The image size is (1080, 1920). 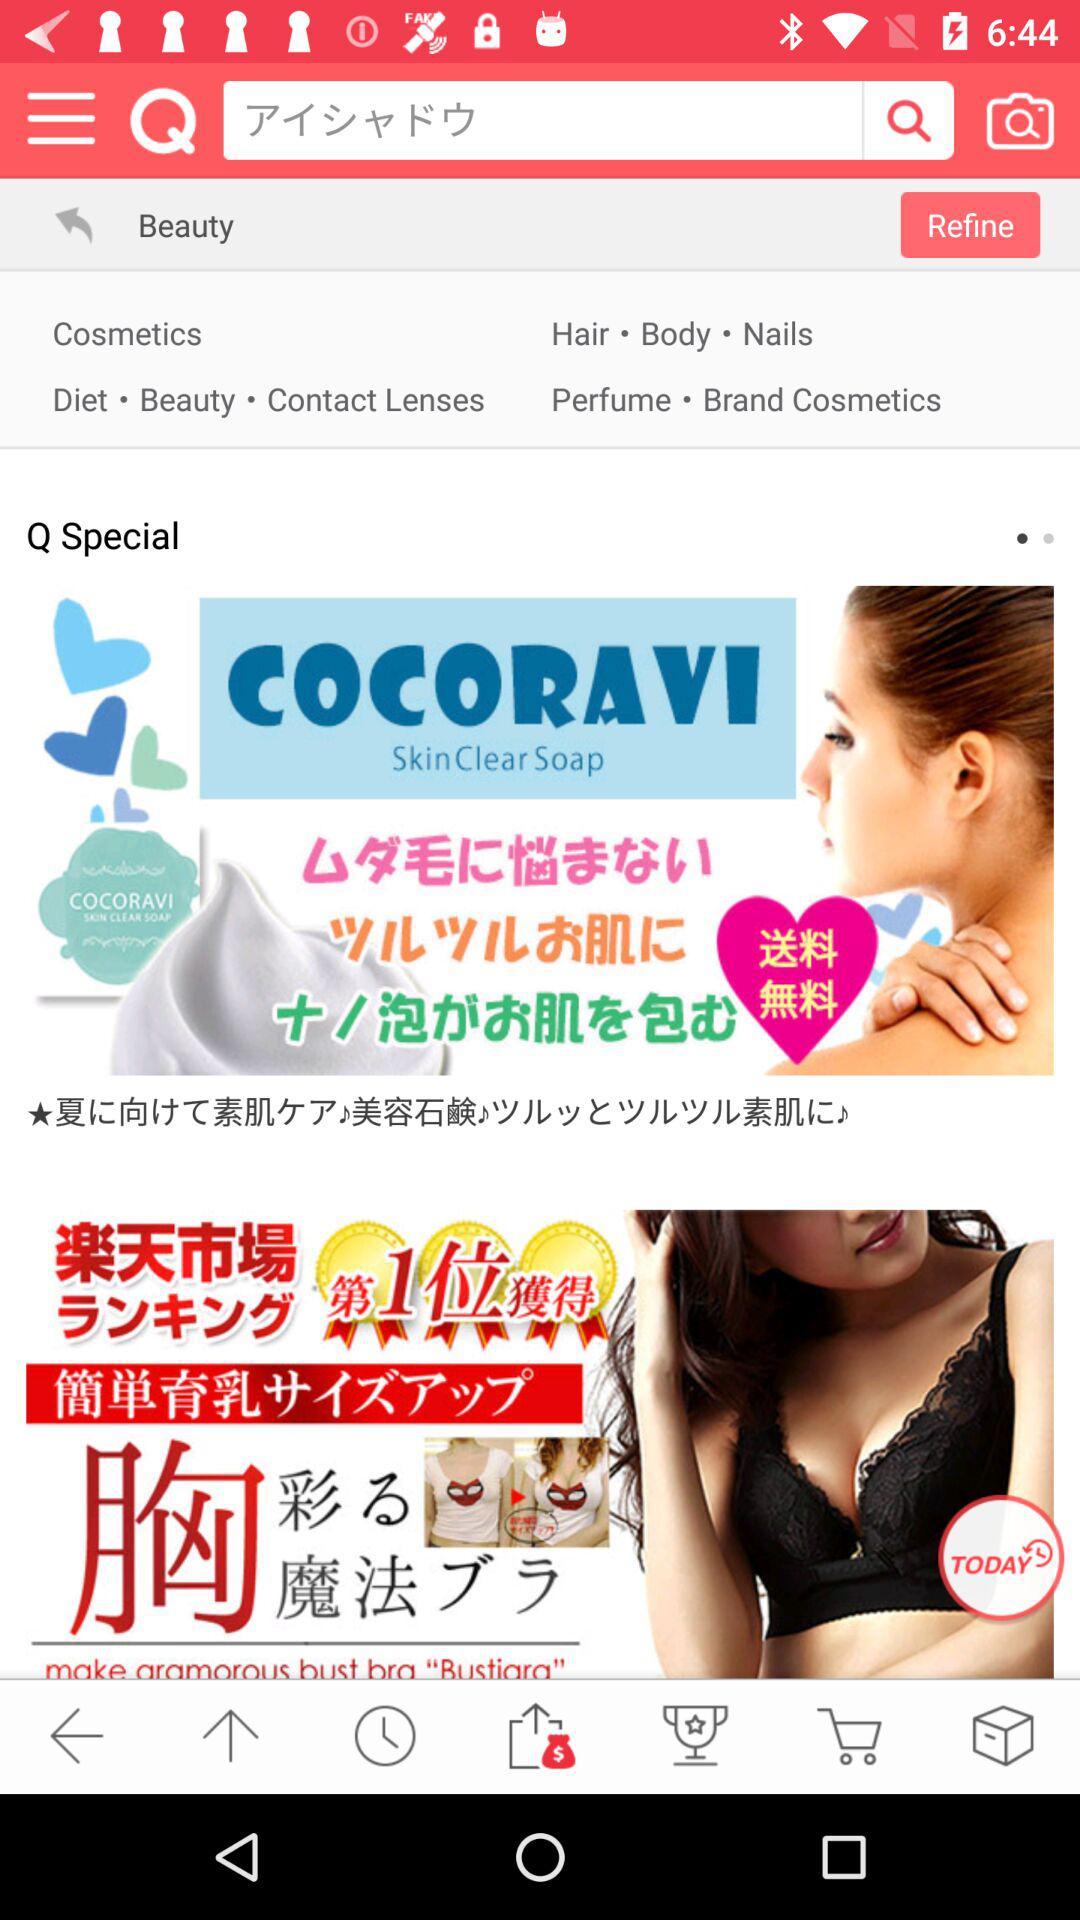 What do you see at coordinates (692, 1734) in the screenshot?
I see `get a gift` at bounding box center [692, 1734].